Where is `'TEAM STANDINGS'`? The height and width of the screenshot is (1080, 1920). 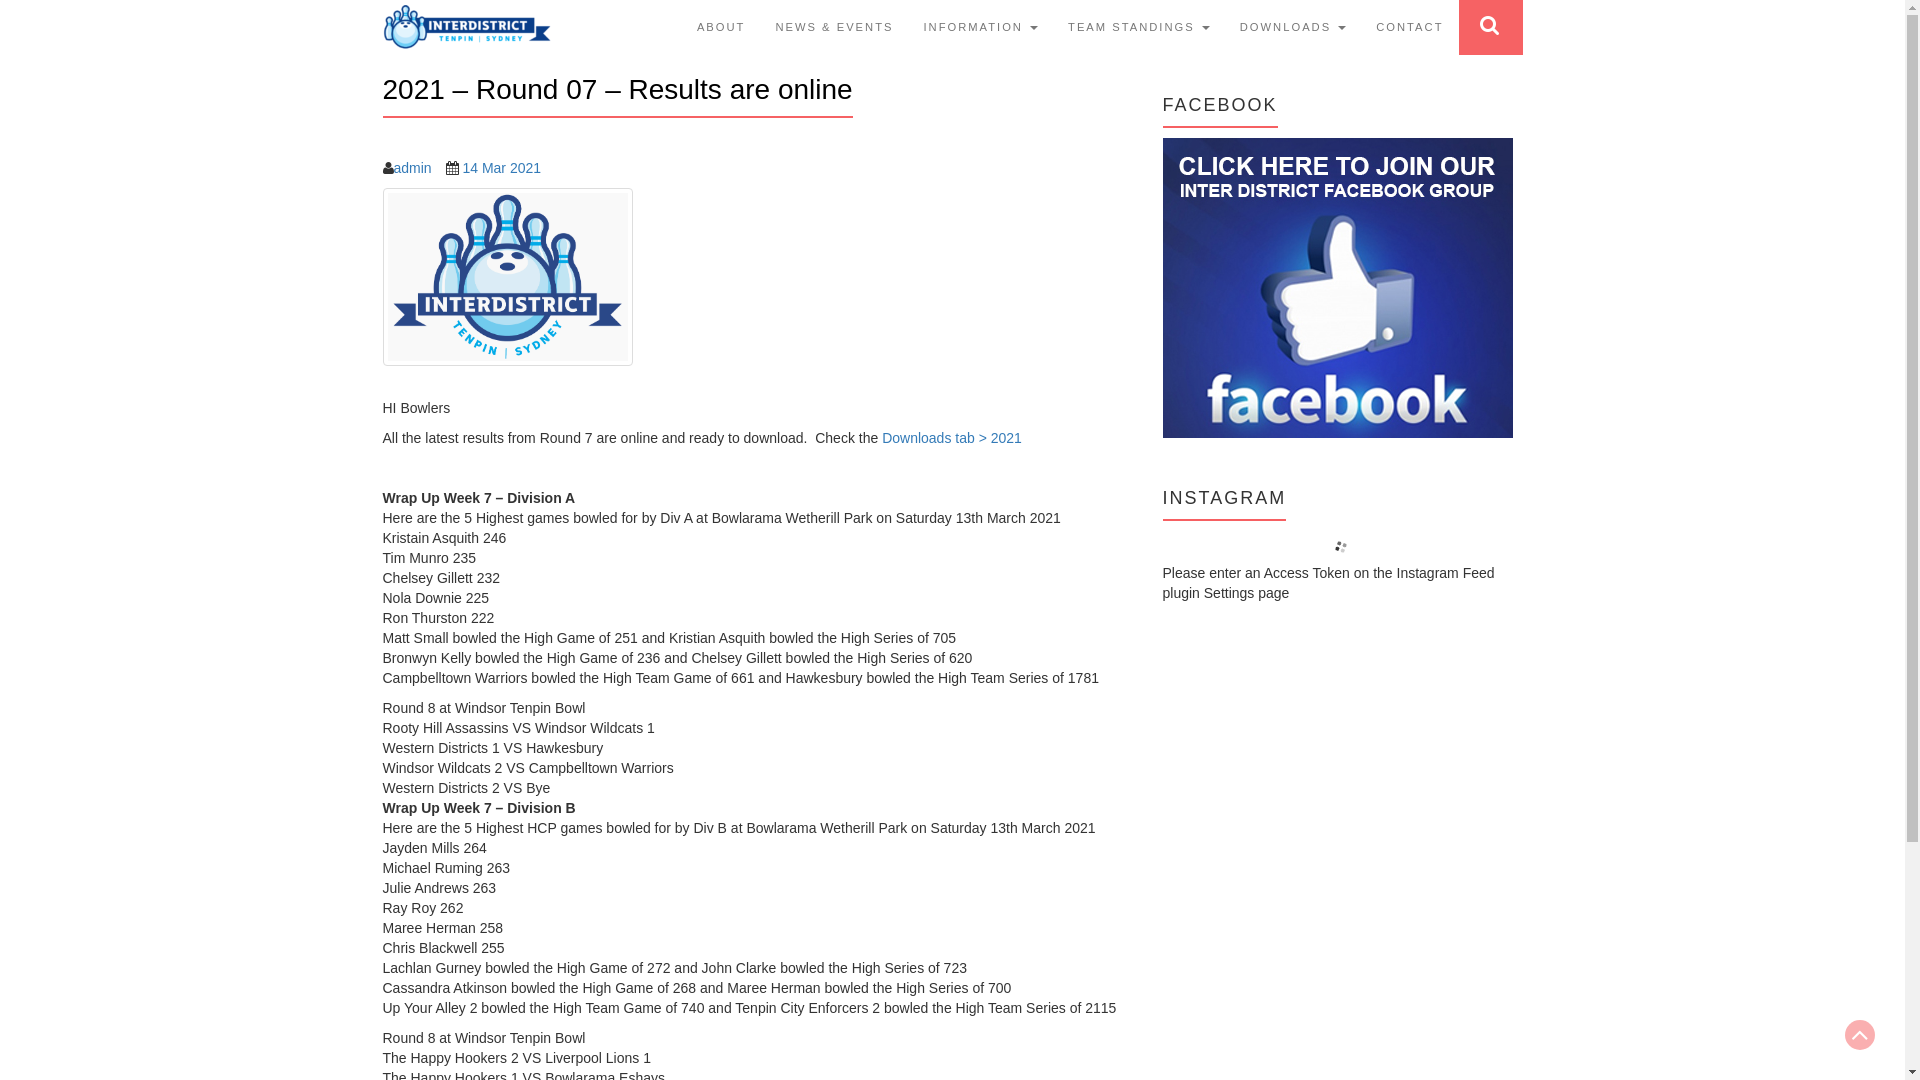 'TEAM STANDINGS' is located at coordinates (1138, 27).